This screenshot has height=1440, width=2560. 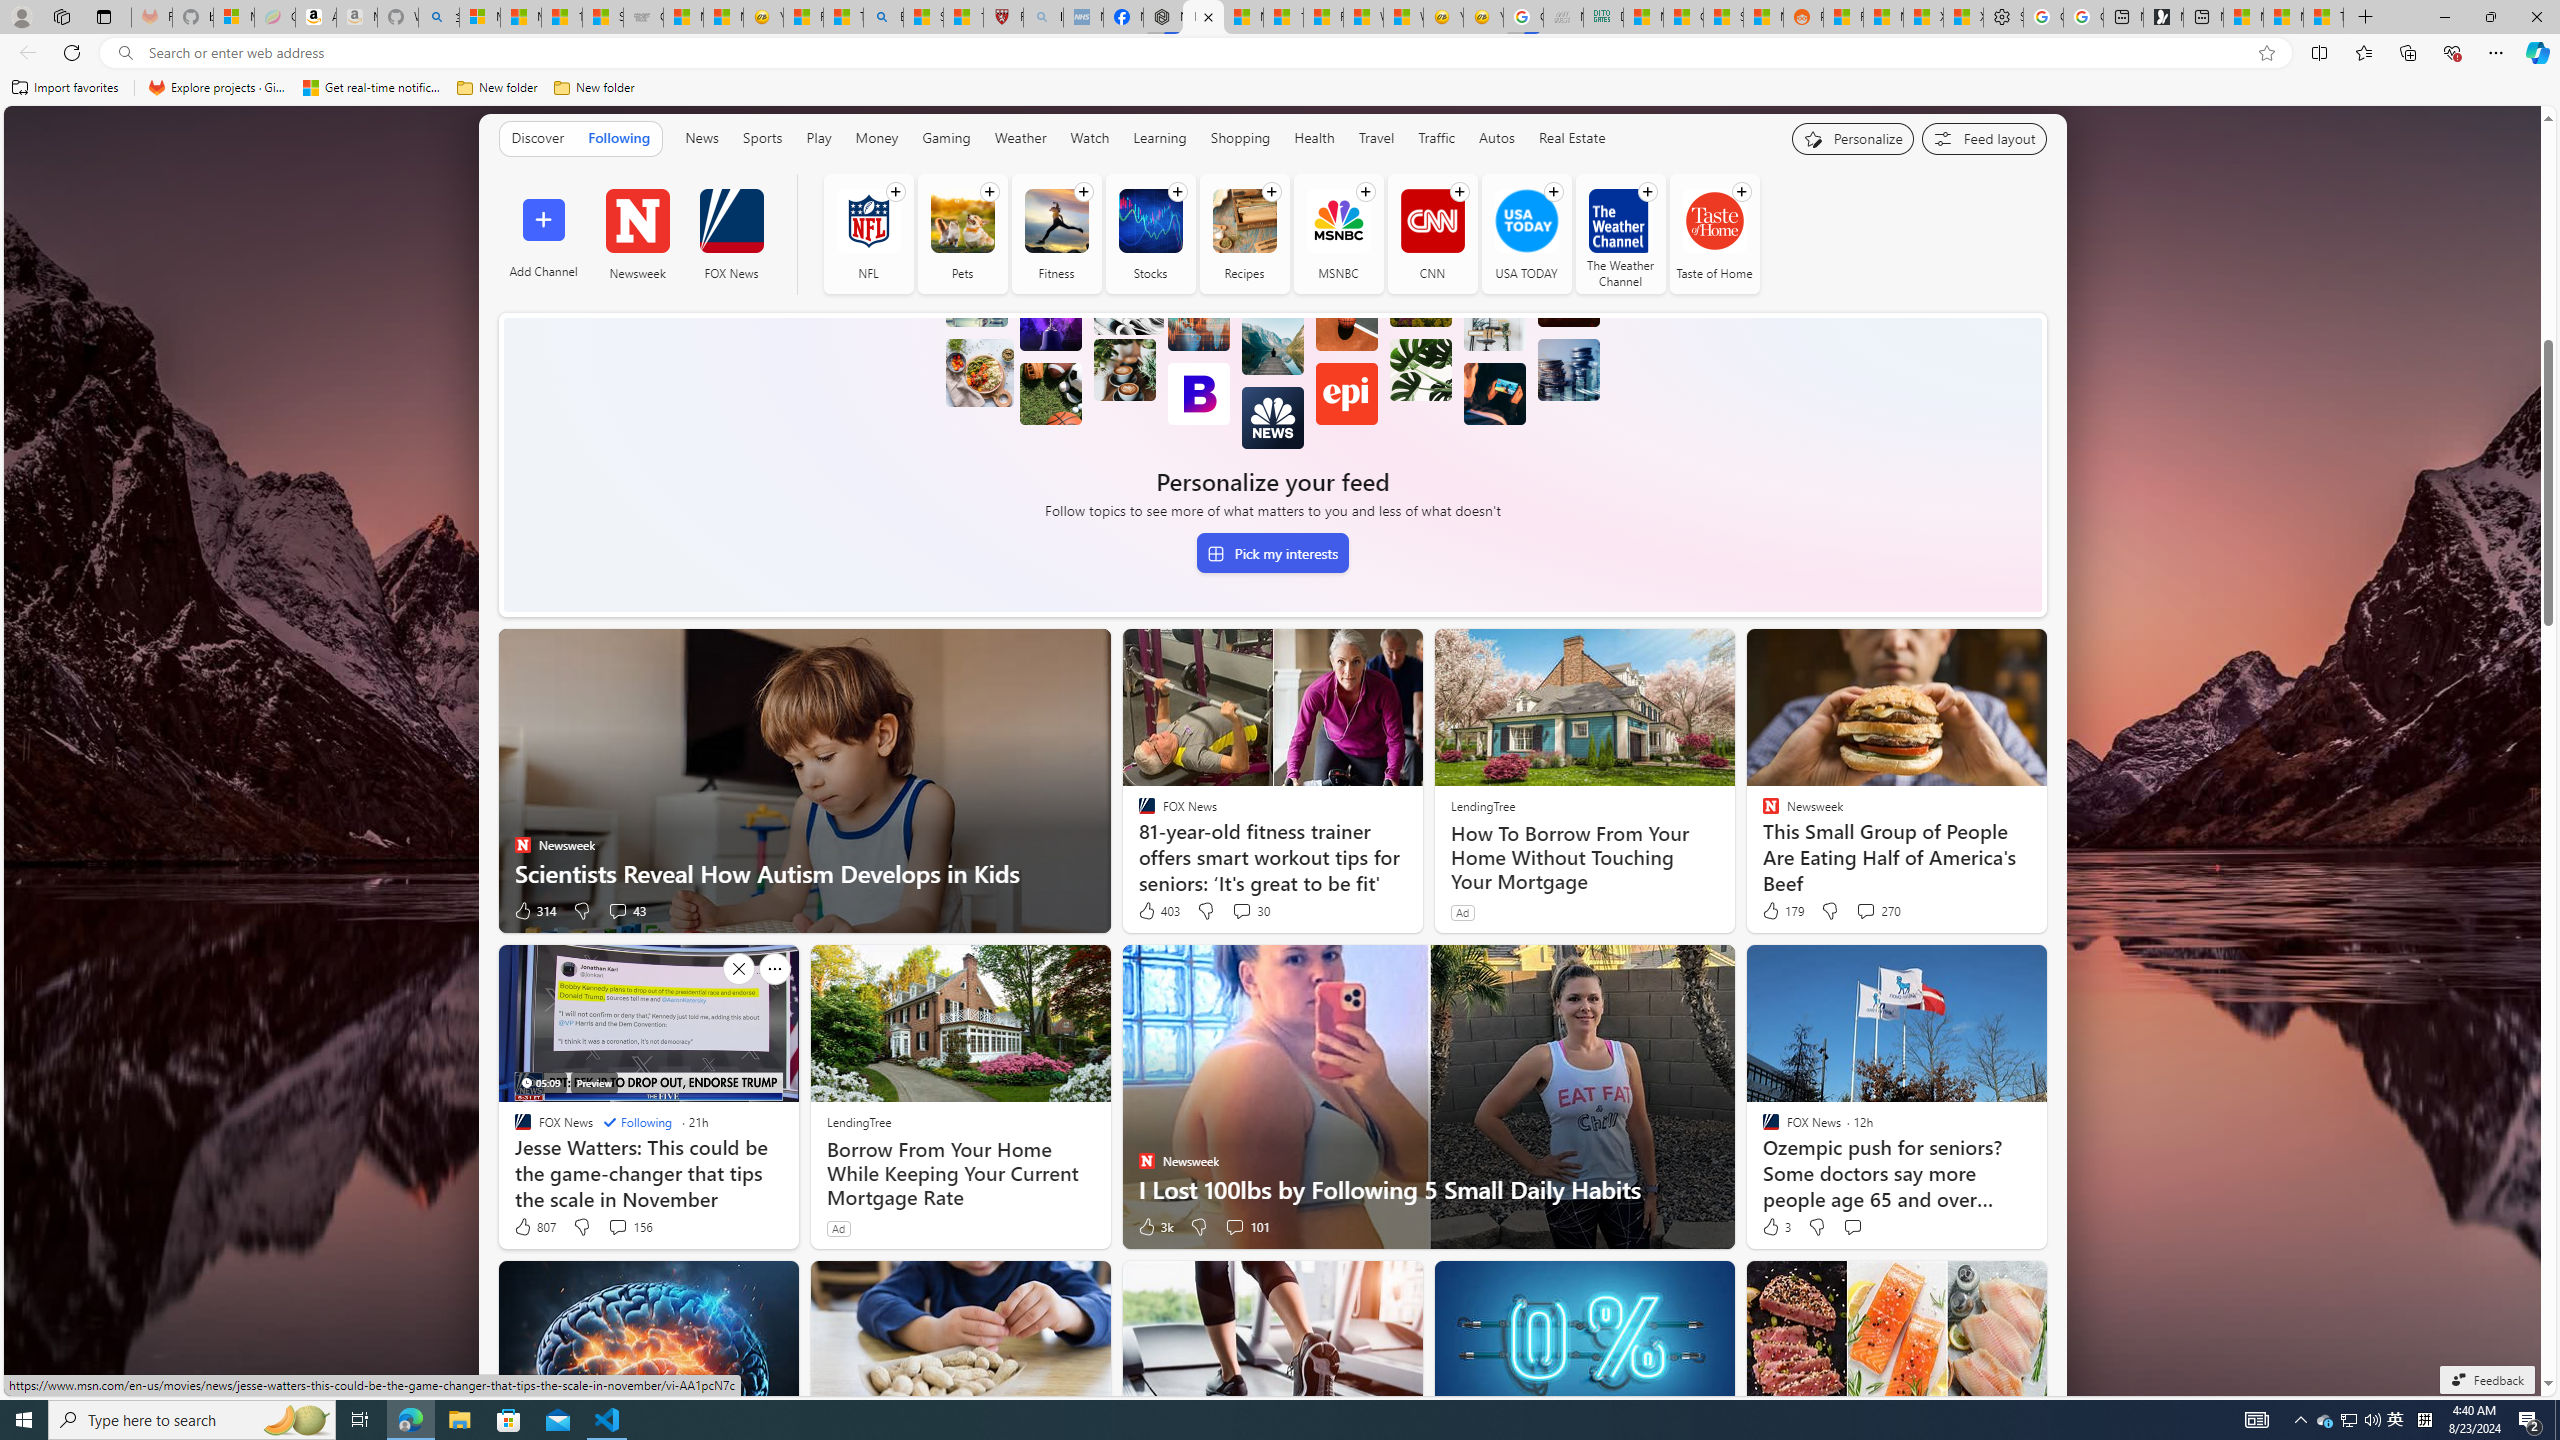 I want to click on 'Pets', so click(x=962, y=221).